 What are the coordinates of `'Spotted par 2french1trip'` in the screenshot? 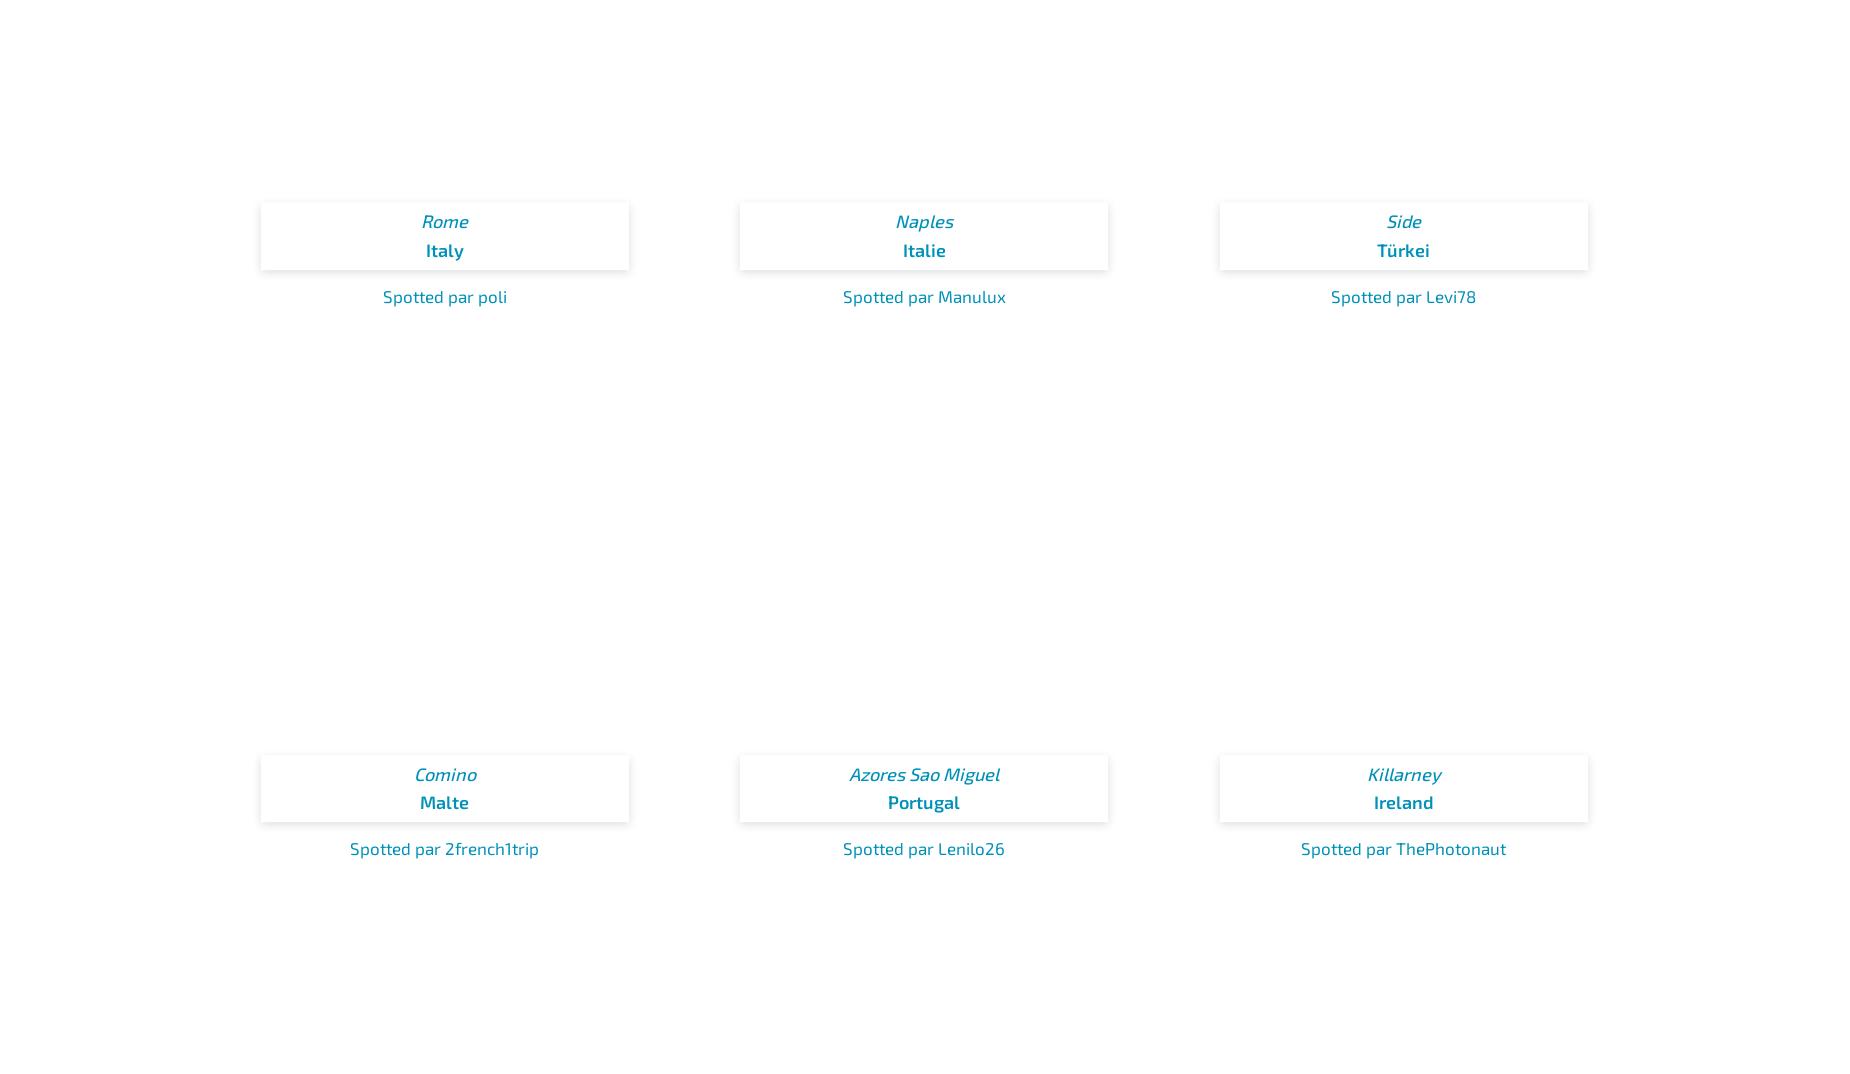 It's located at (443, 848).